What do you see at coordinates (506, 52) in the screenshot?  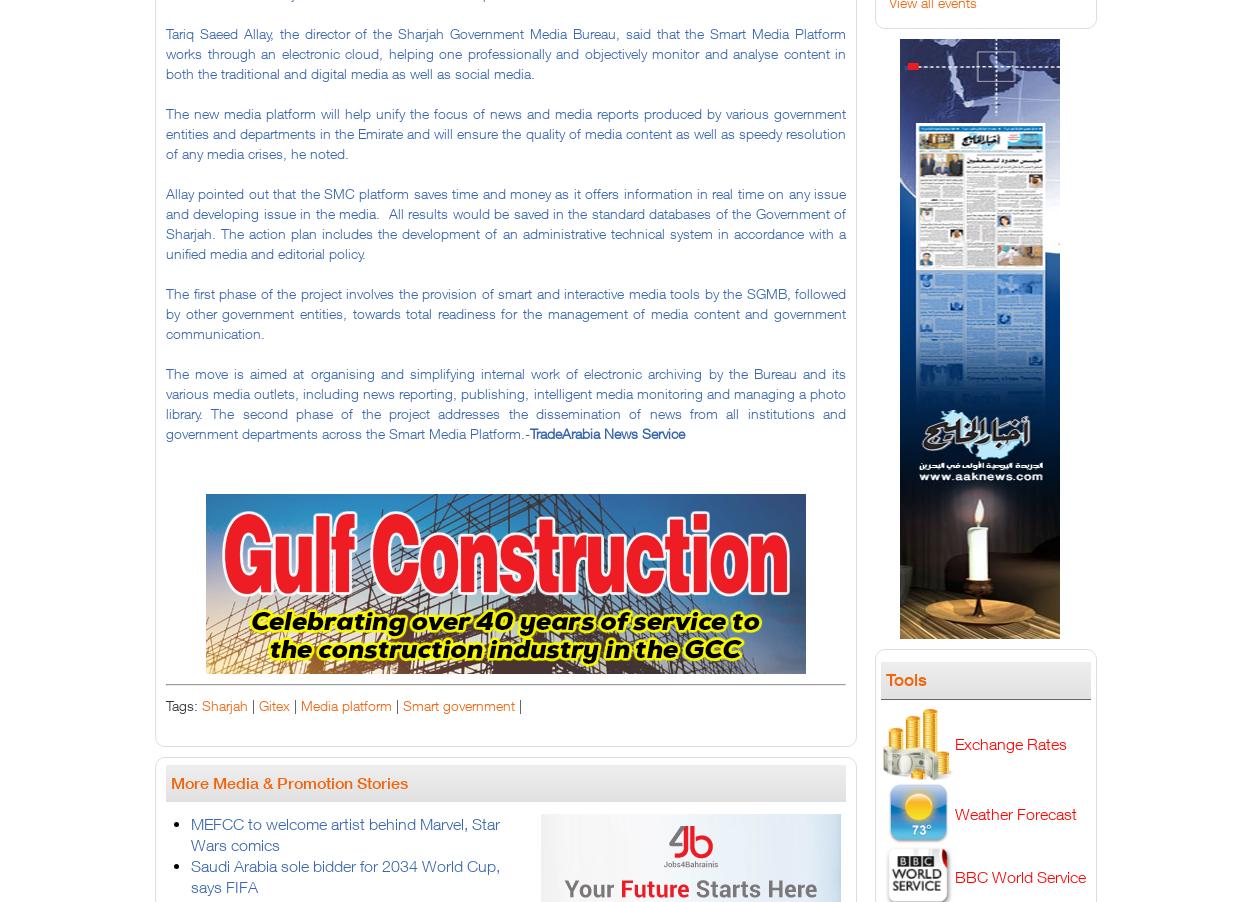 I see `'Tariq Saeed Allay, the director of the Sharjah Government Media Bureau, said that the Smart Media Platform works through an electronic cloud, helping one professionally and objectively monitor and analyse content in both the traditional and digital media as well as social media.'` at bounding box center [506, 52].